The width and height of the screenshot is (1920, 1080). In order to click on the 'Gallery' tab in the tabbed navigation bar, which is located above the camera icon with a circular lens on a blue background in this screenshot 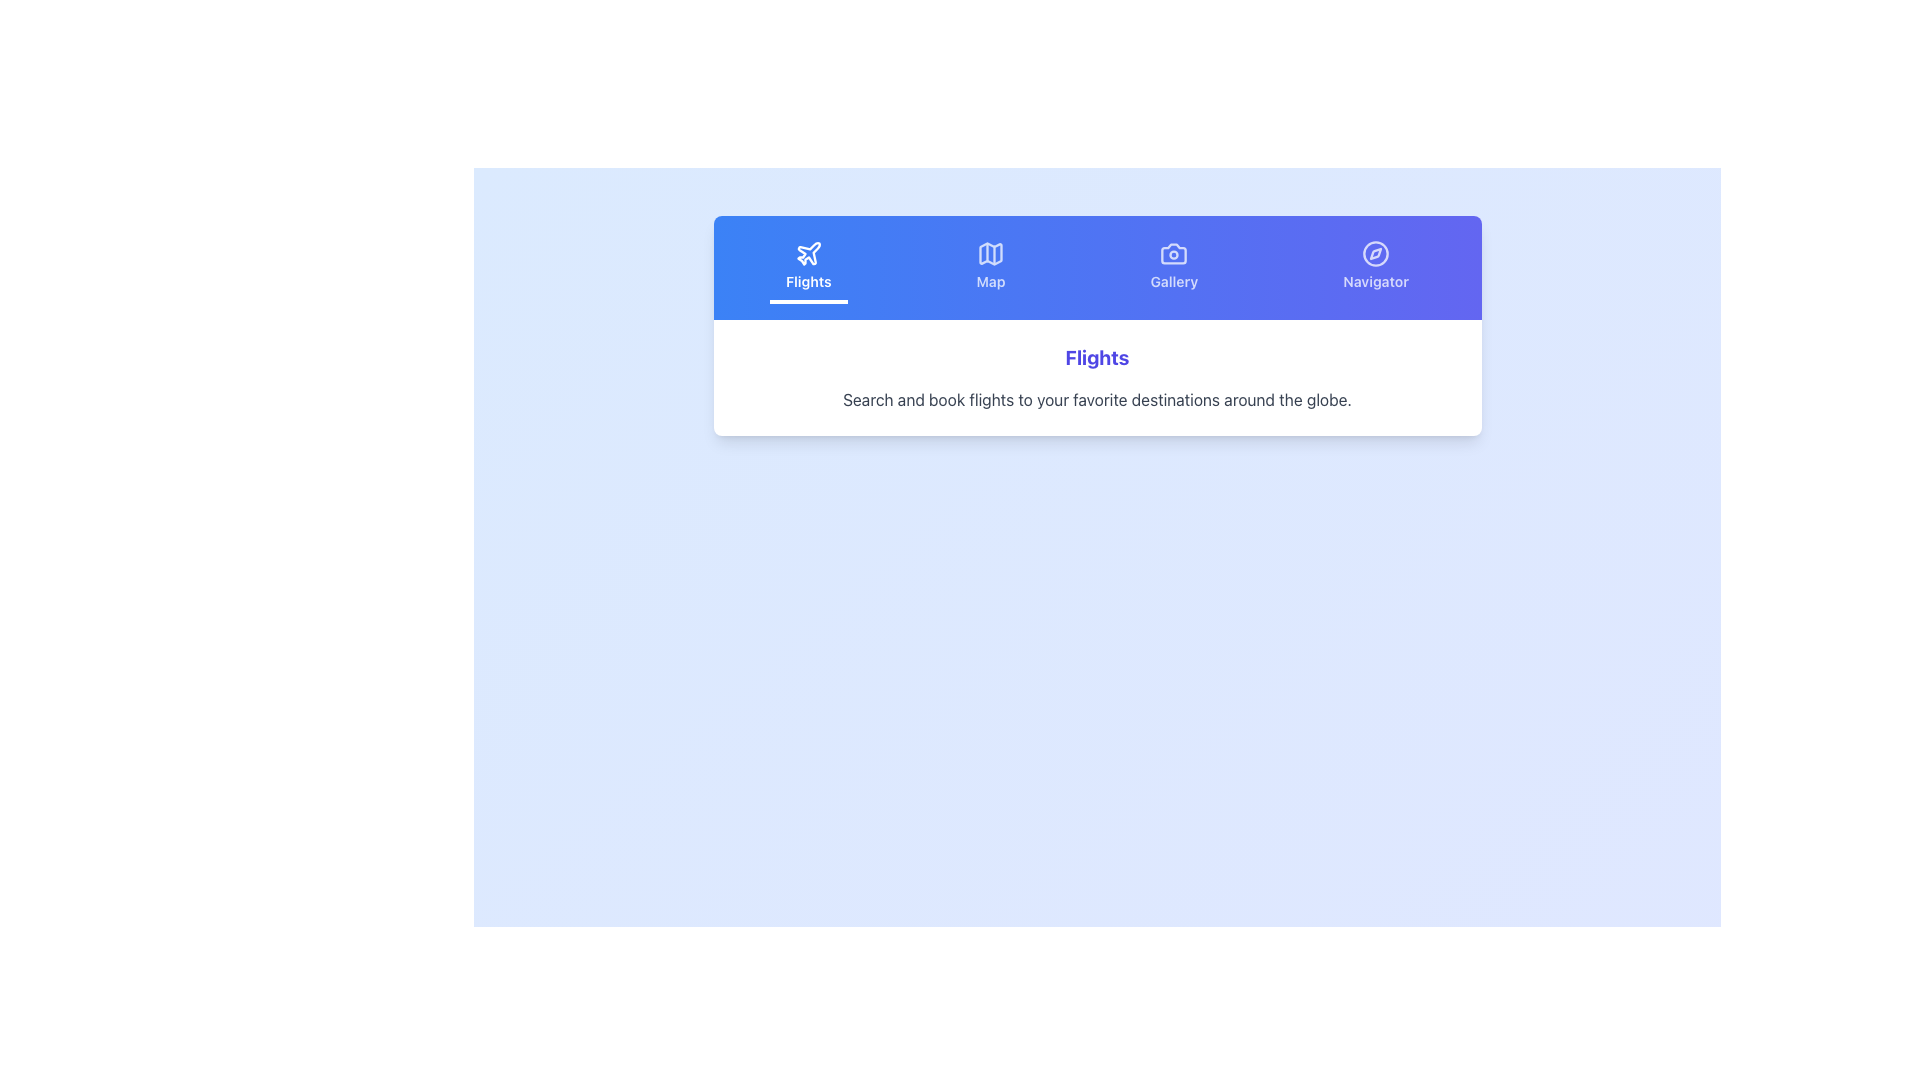, I will do `click(1174, 253)`.